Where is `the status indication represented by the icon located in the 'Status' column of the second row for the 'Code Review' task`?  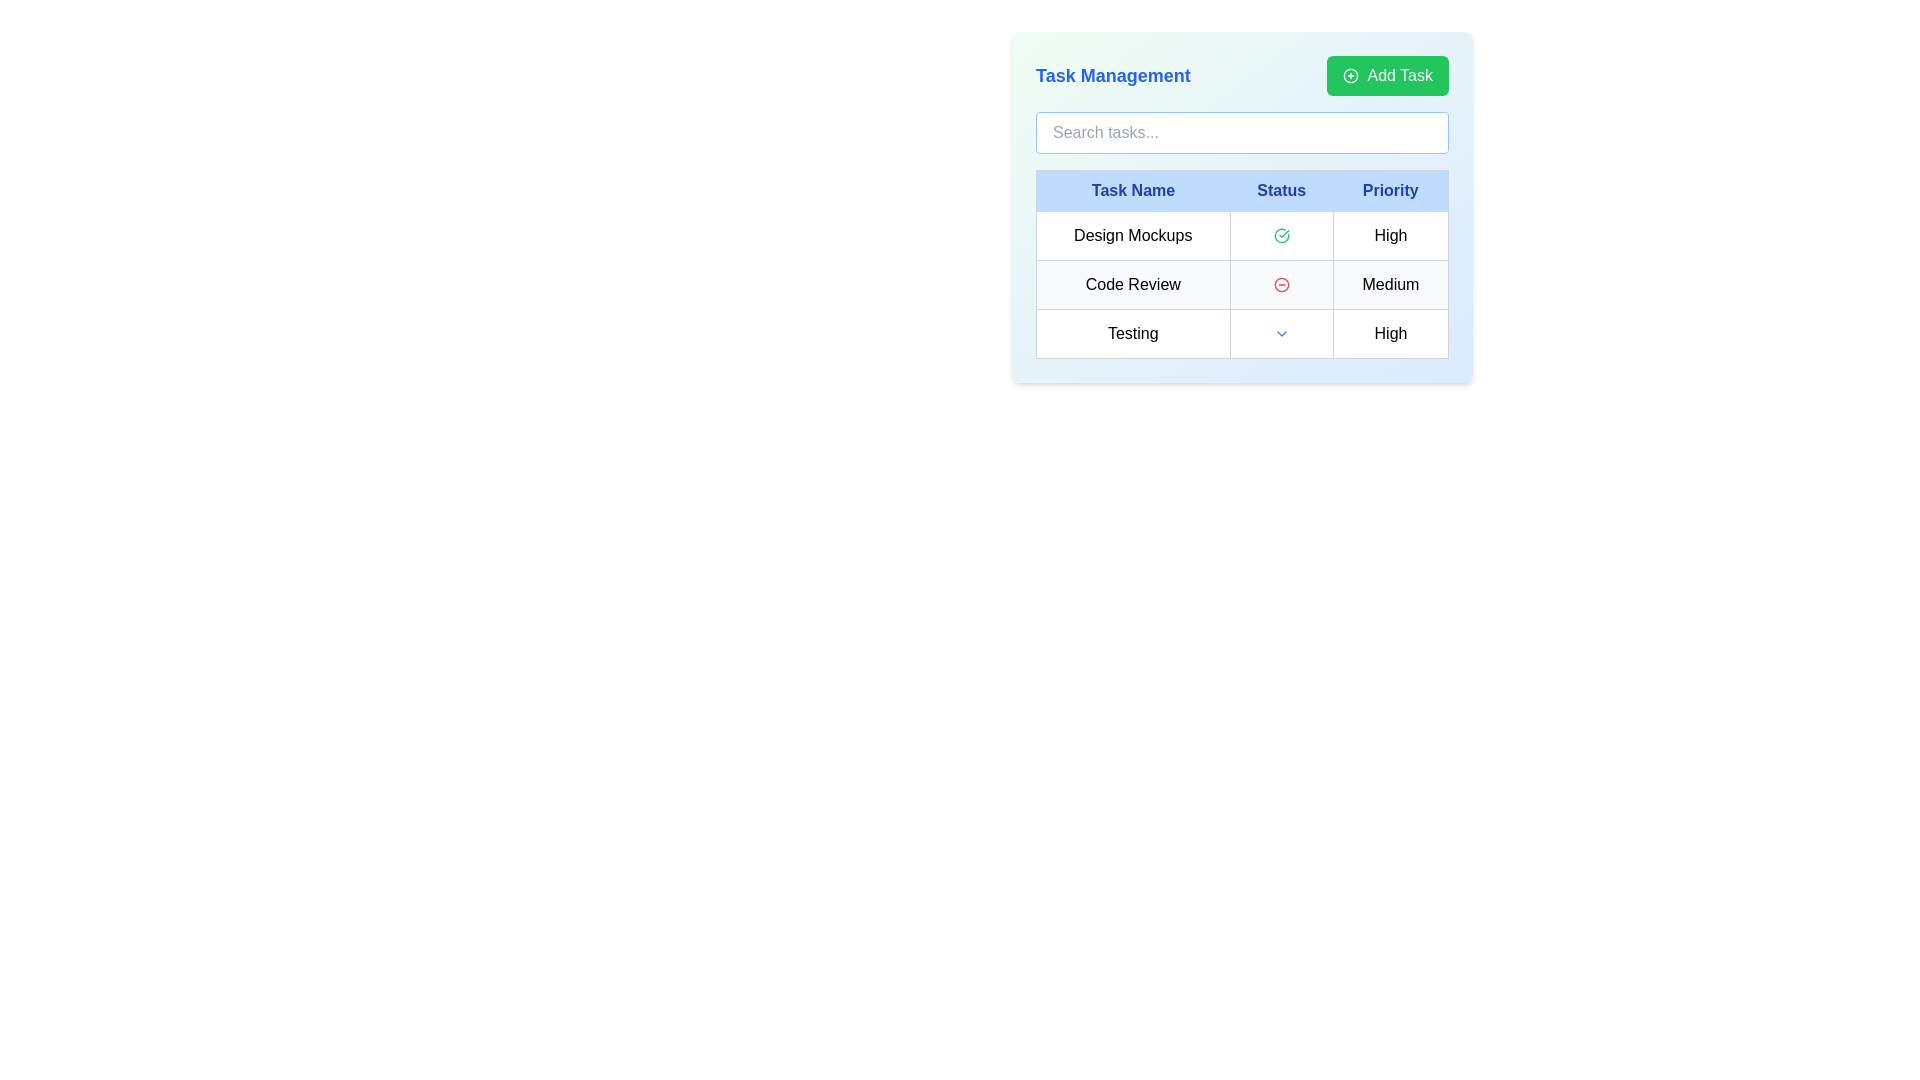
the status indication represented by the icon located in the 'Status' column of the second row for the 'Code Review' task is located at coordinates (1281, 285).